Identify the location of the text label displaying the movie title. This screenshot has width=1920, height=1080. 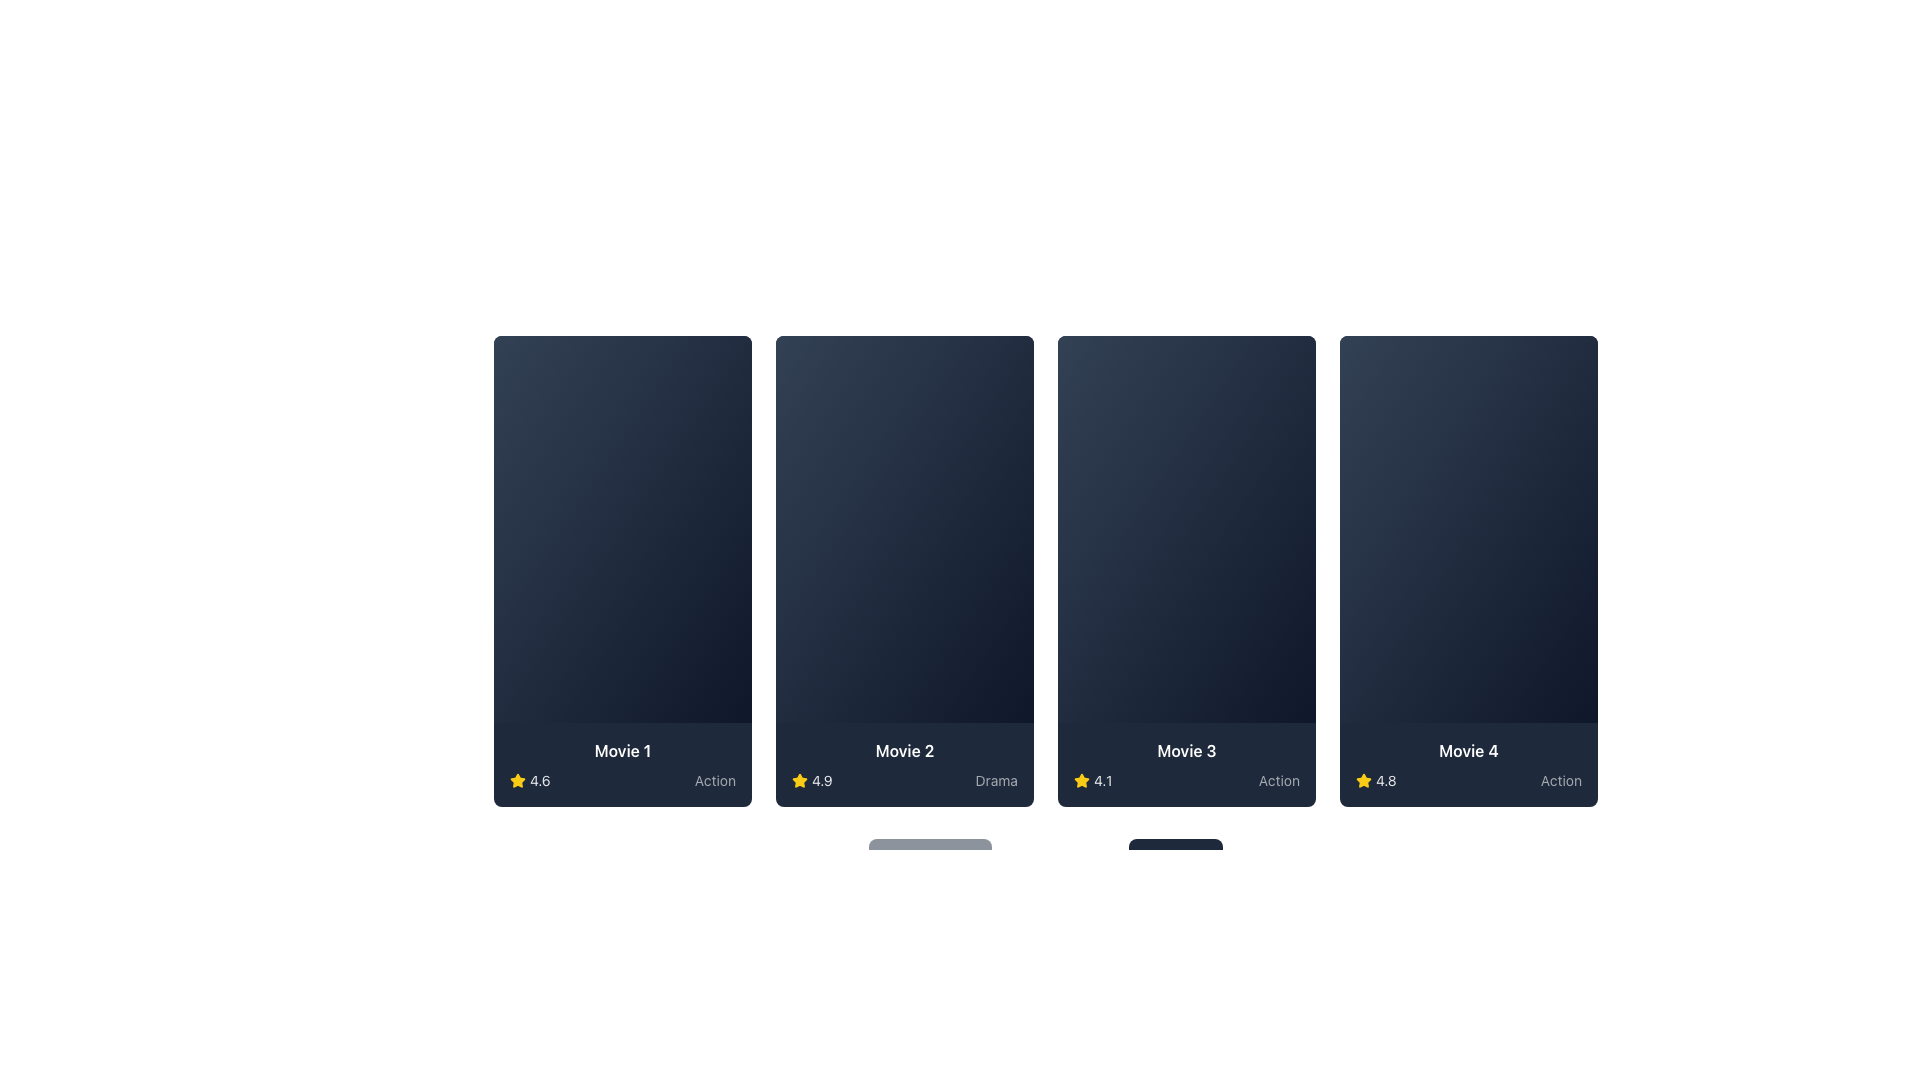
(904, 751).